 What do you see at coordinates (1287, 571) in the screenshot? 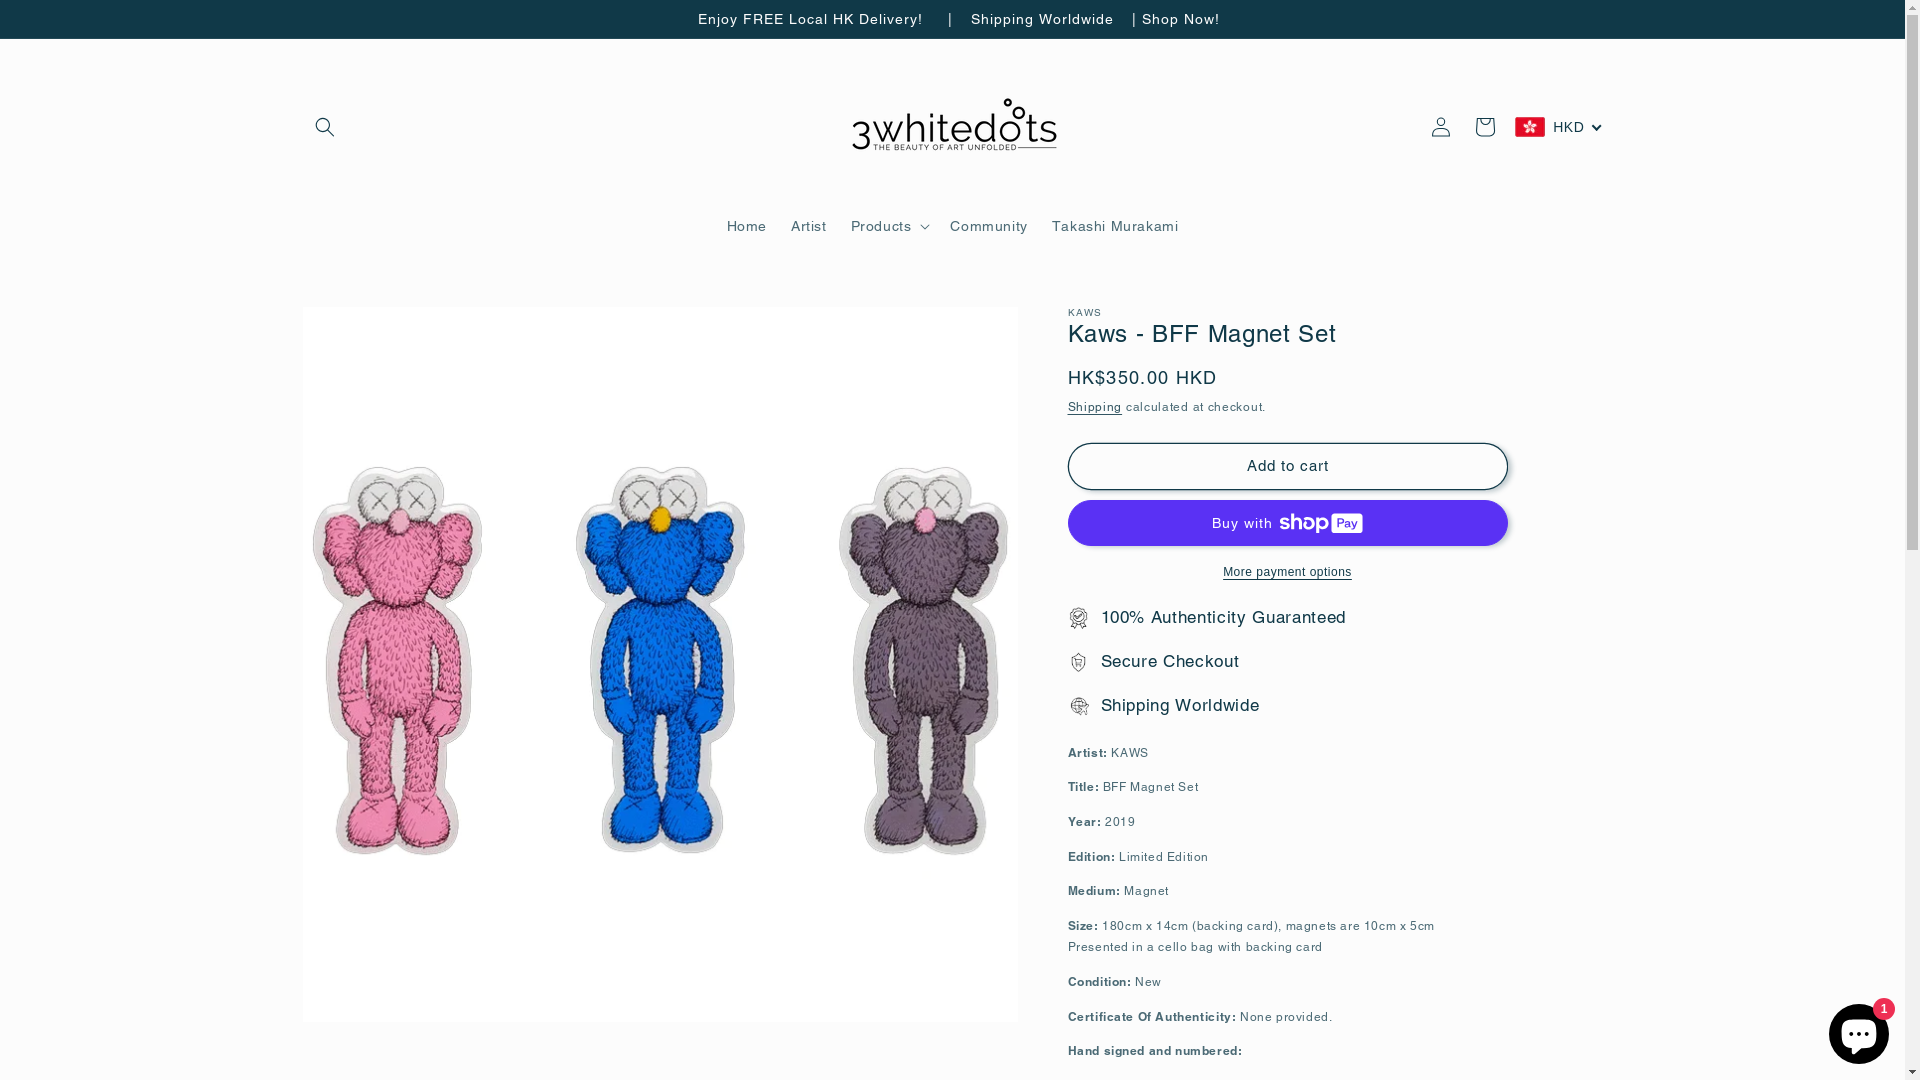
I see `'More payment options'` at bounding box center [1287, 571].